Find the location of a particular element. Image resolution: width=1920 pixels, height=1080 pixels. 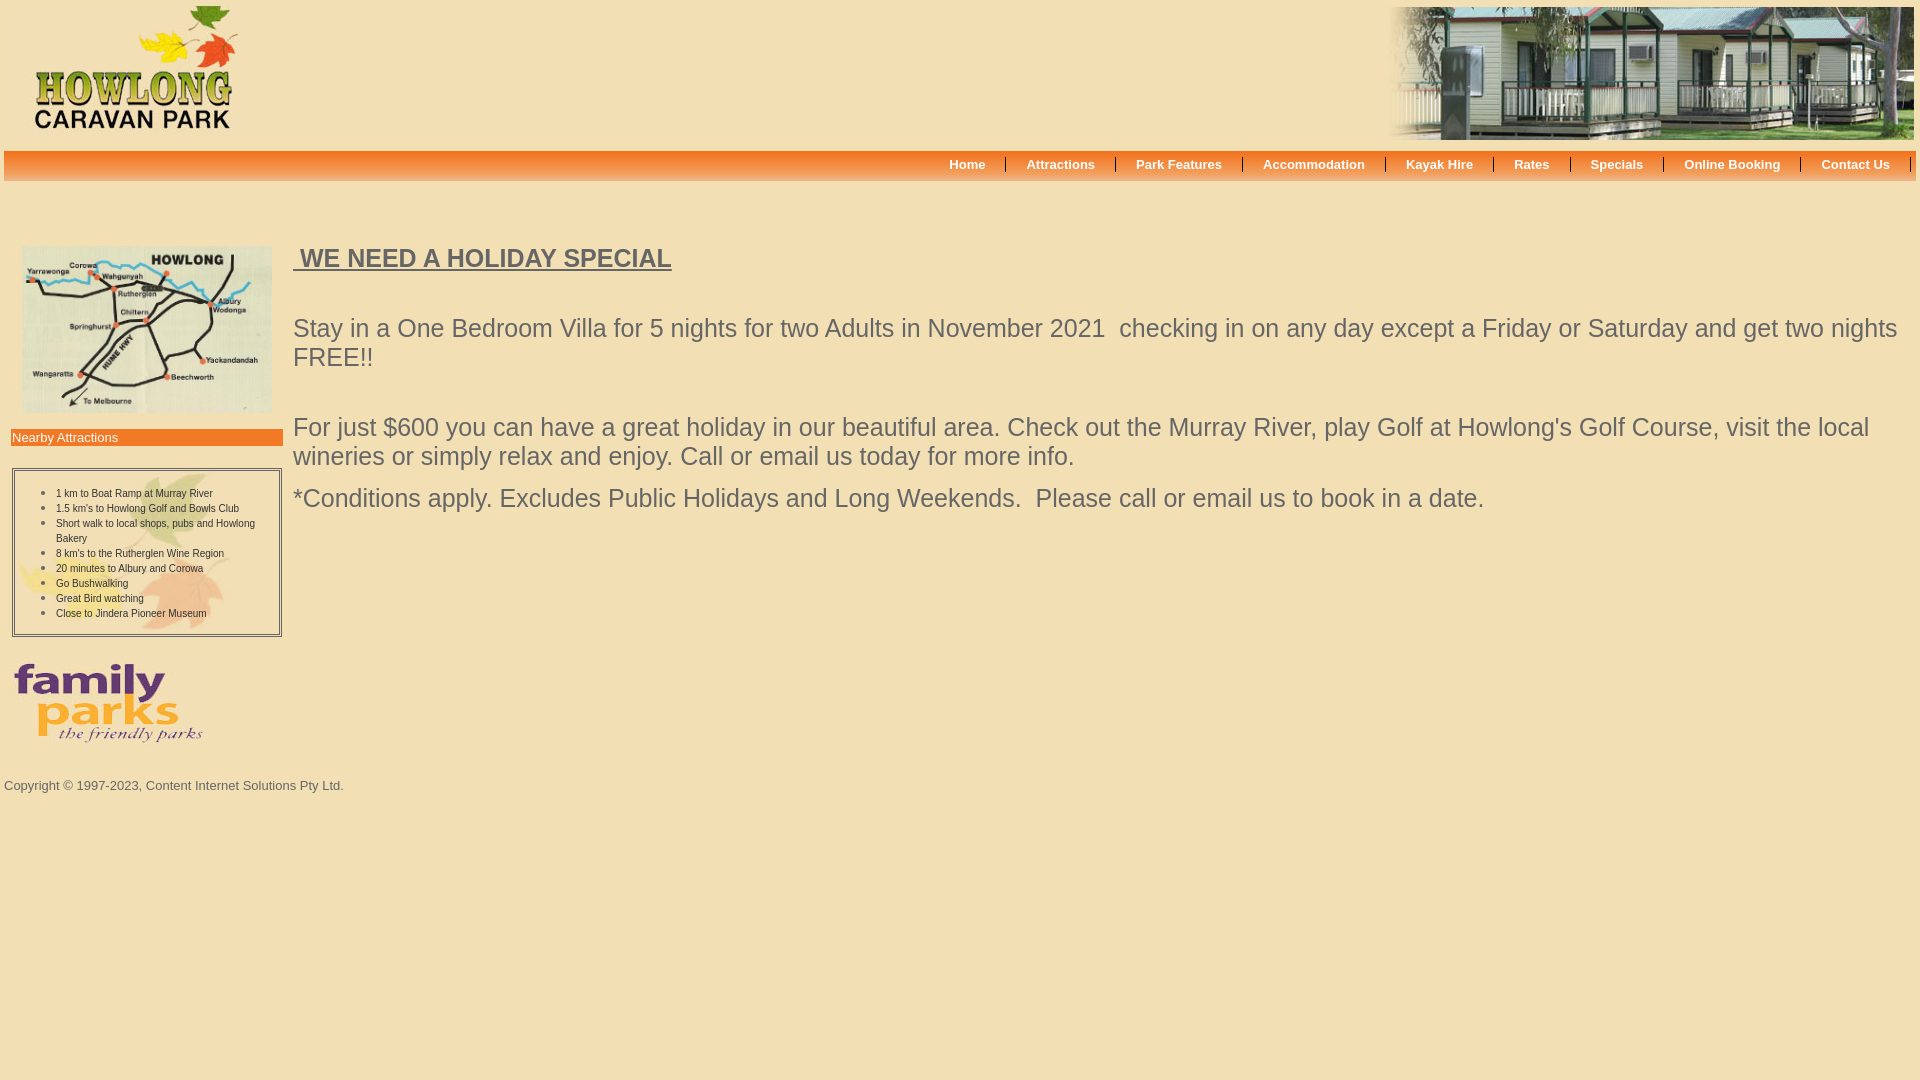

'Accommodation' is located at coordinates (1314, 163).